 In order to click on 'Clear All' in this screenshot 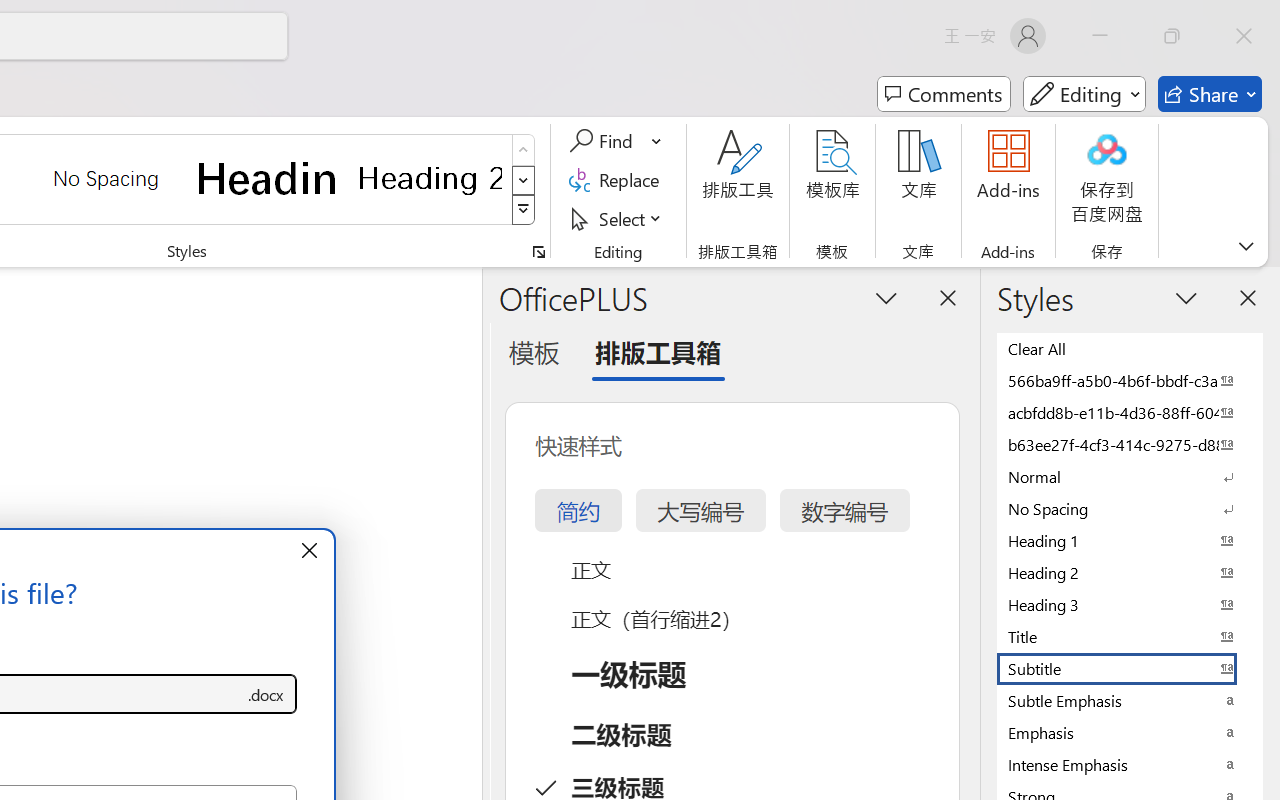, I will do `click(1130, 348)`.